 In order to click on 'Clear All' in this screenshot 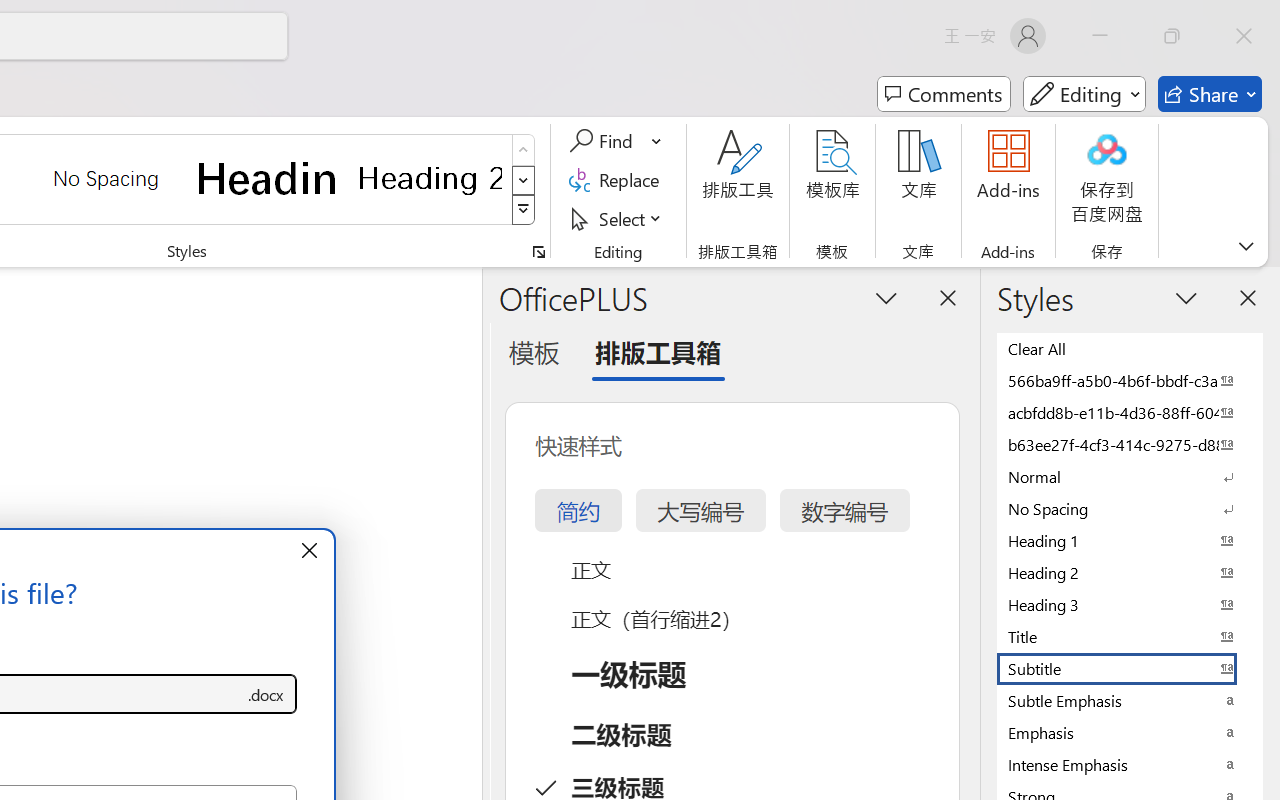, I will do `click(1130, 348)`.